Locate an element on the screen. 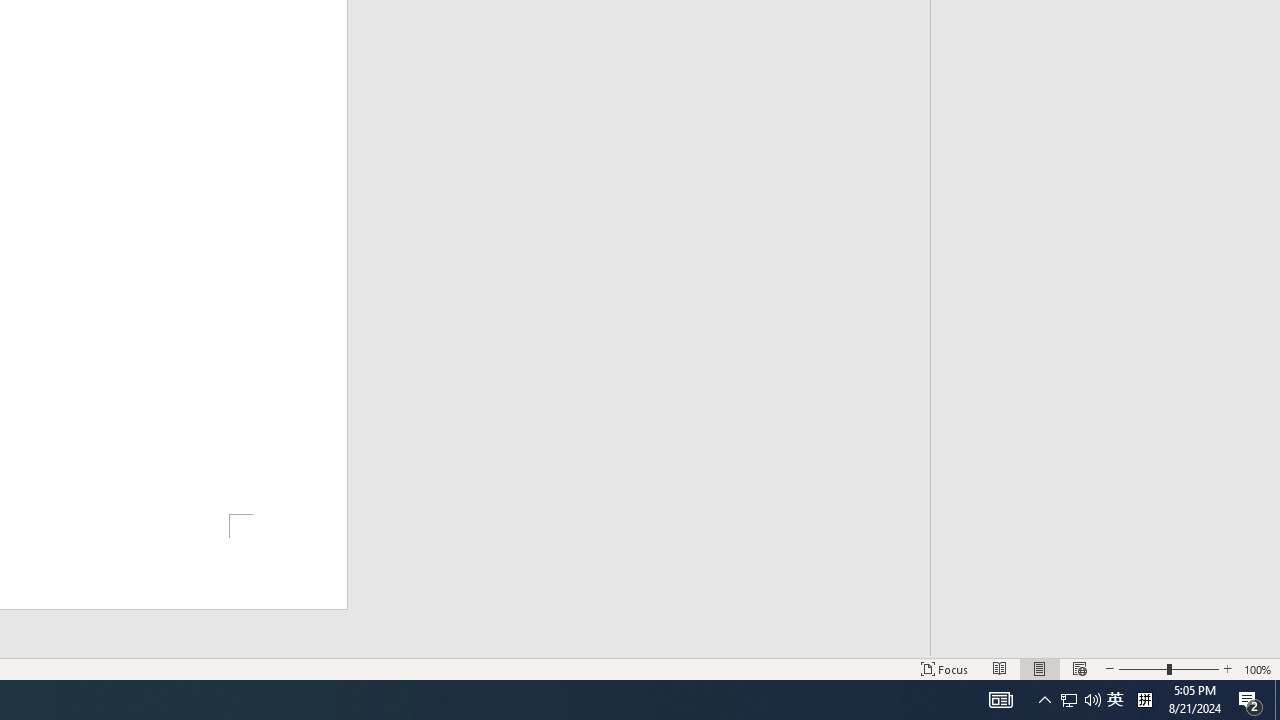 This screenshot has height=720, width=1280. 'Zoom 100%' is located at coordinates (1257, 669).